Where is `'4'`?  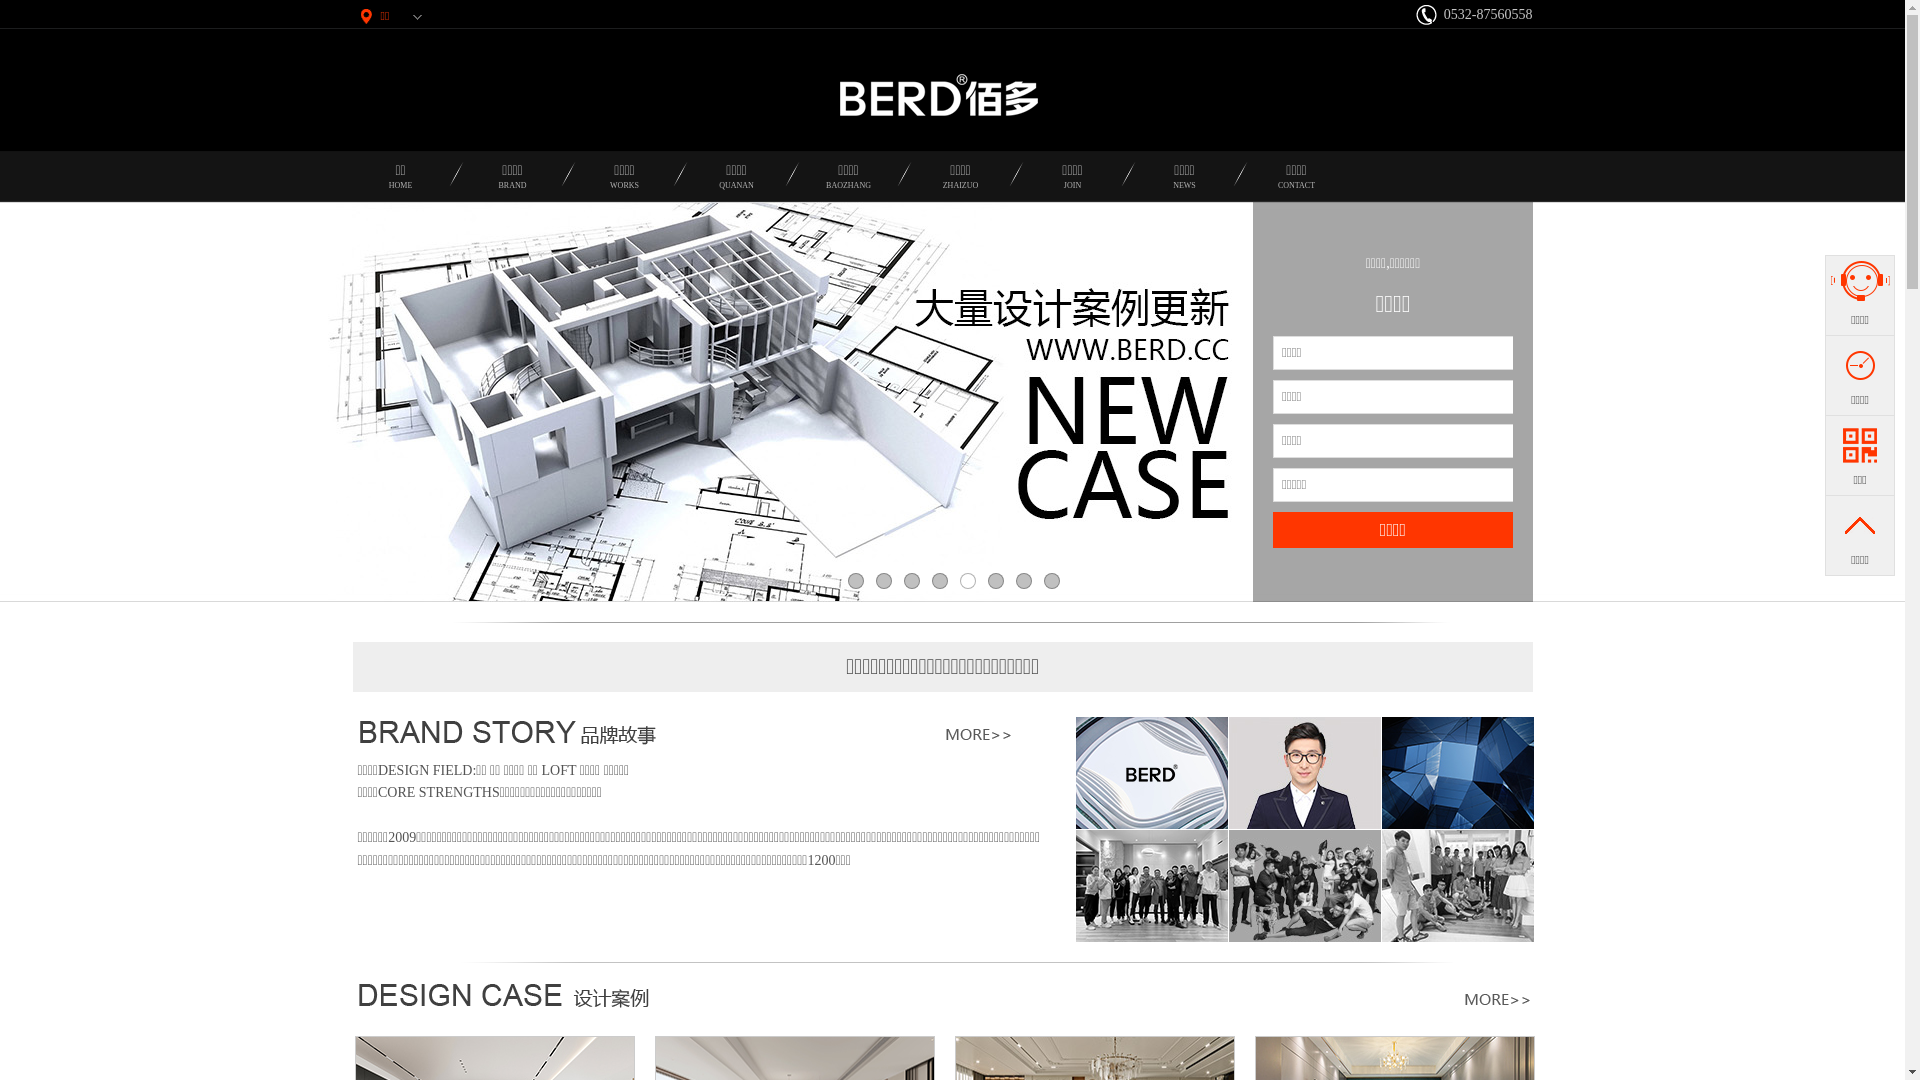
'4' is located at coordinates (939, 581).